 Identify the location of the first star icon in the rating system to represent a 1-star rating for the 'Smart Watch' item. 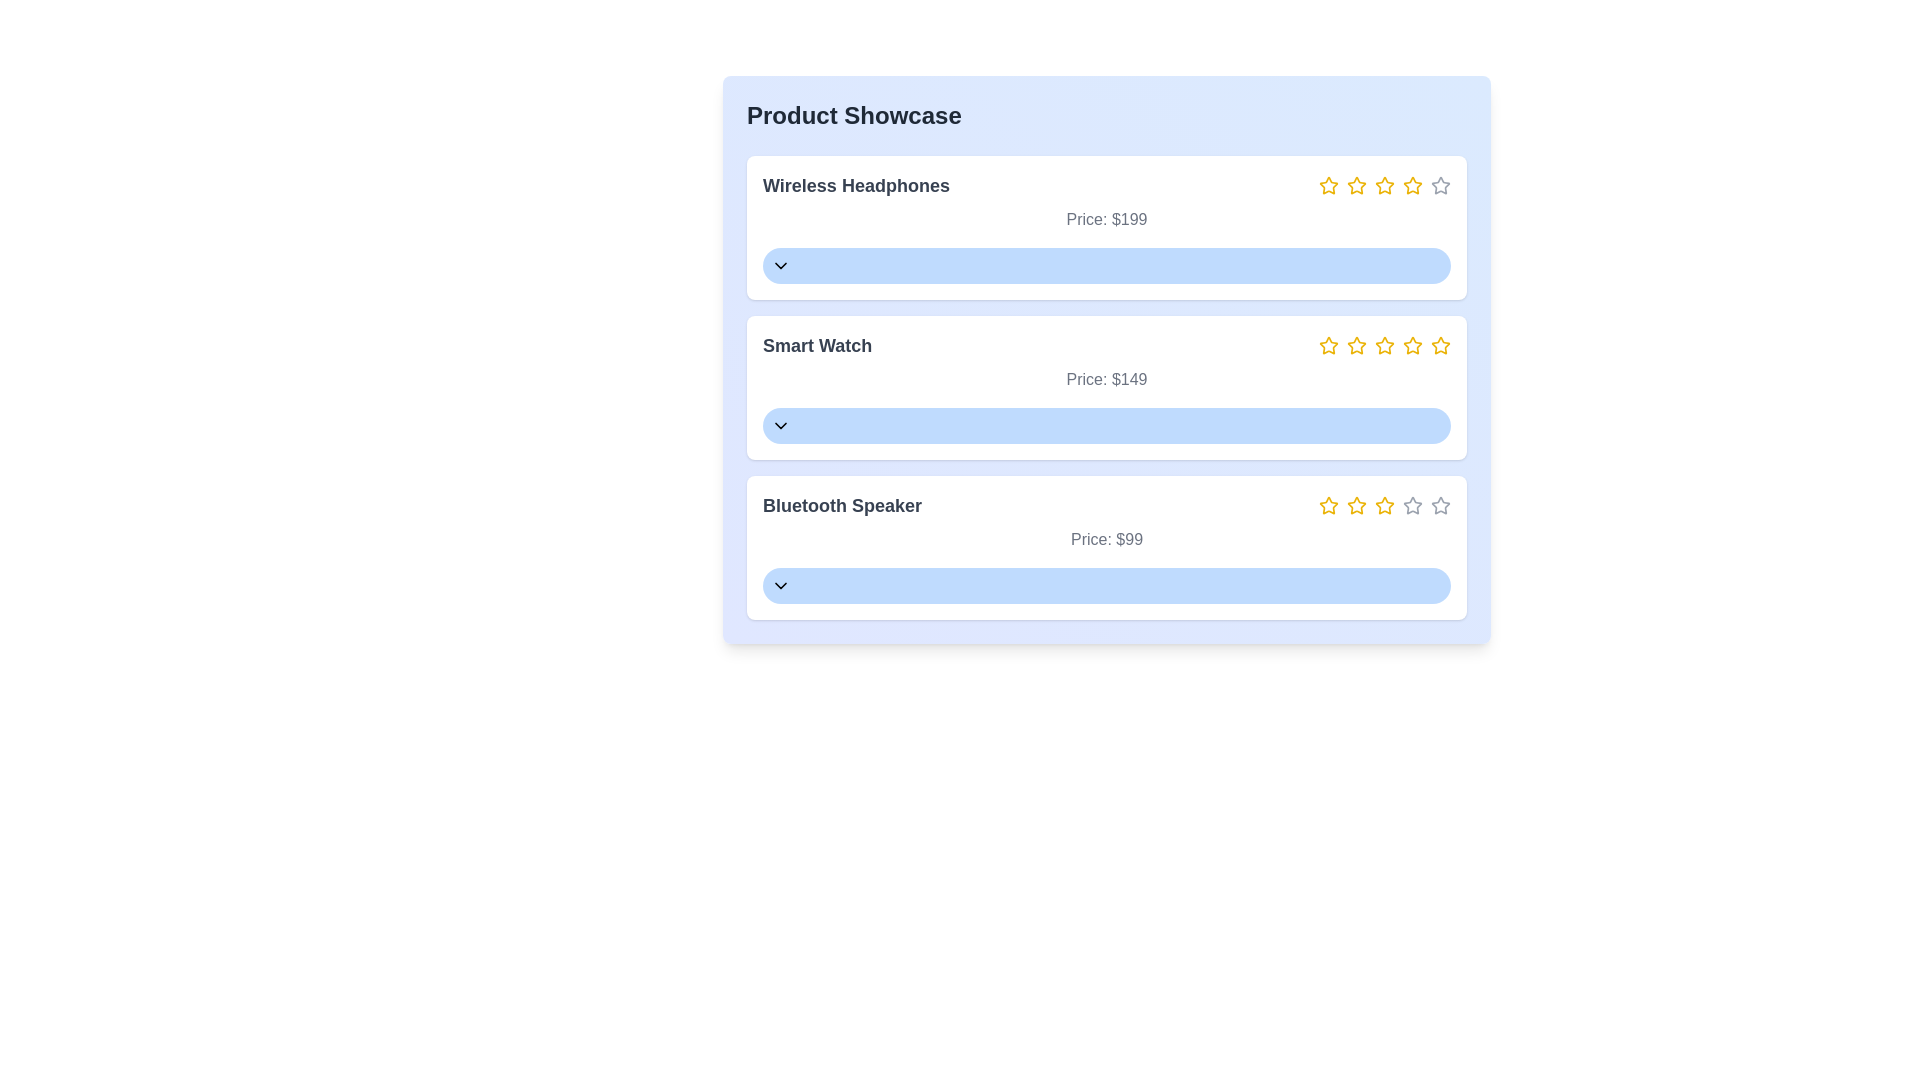
(1329, 345).